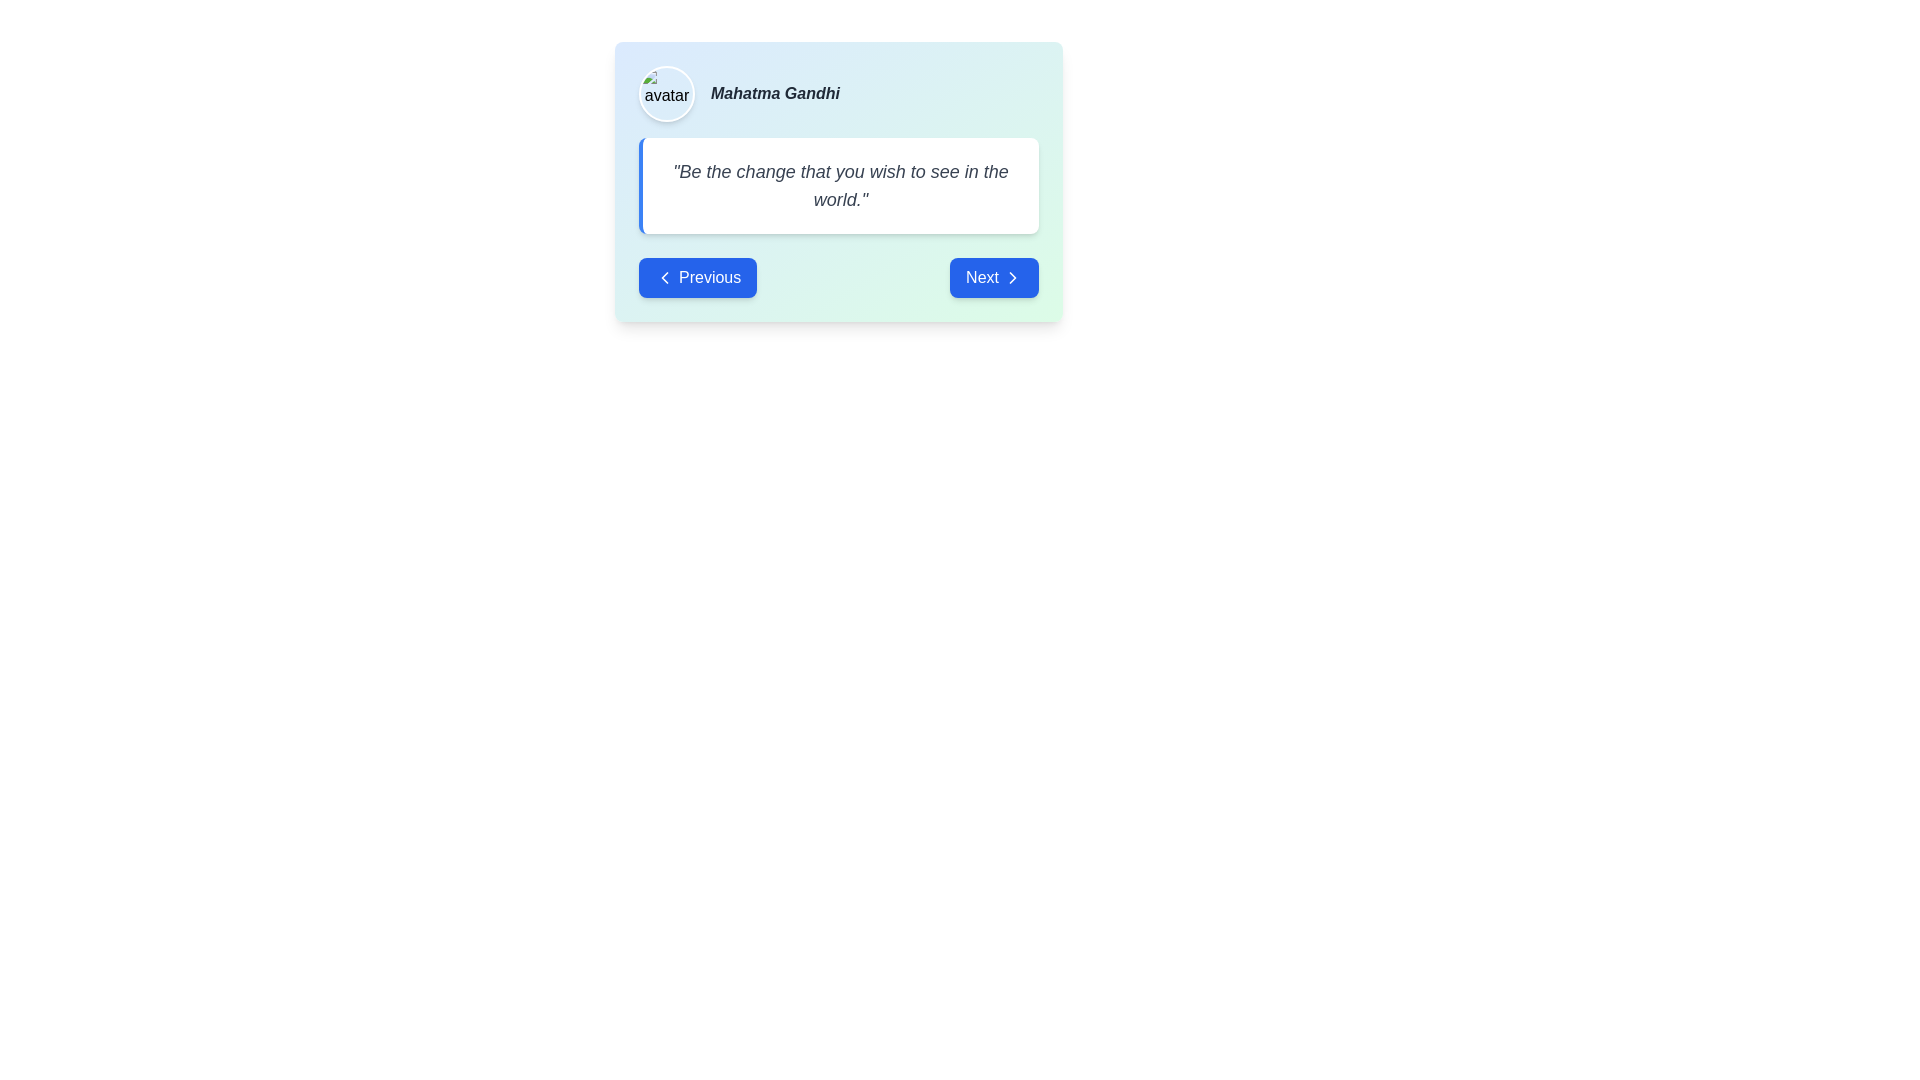 Image resolution: width=1920 pixels, height=1080 pixels. I want to click on the Navigation control buttons labeled 'Previous' and 'Next', so click(839, 277).